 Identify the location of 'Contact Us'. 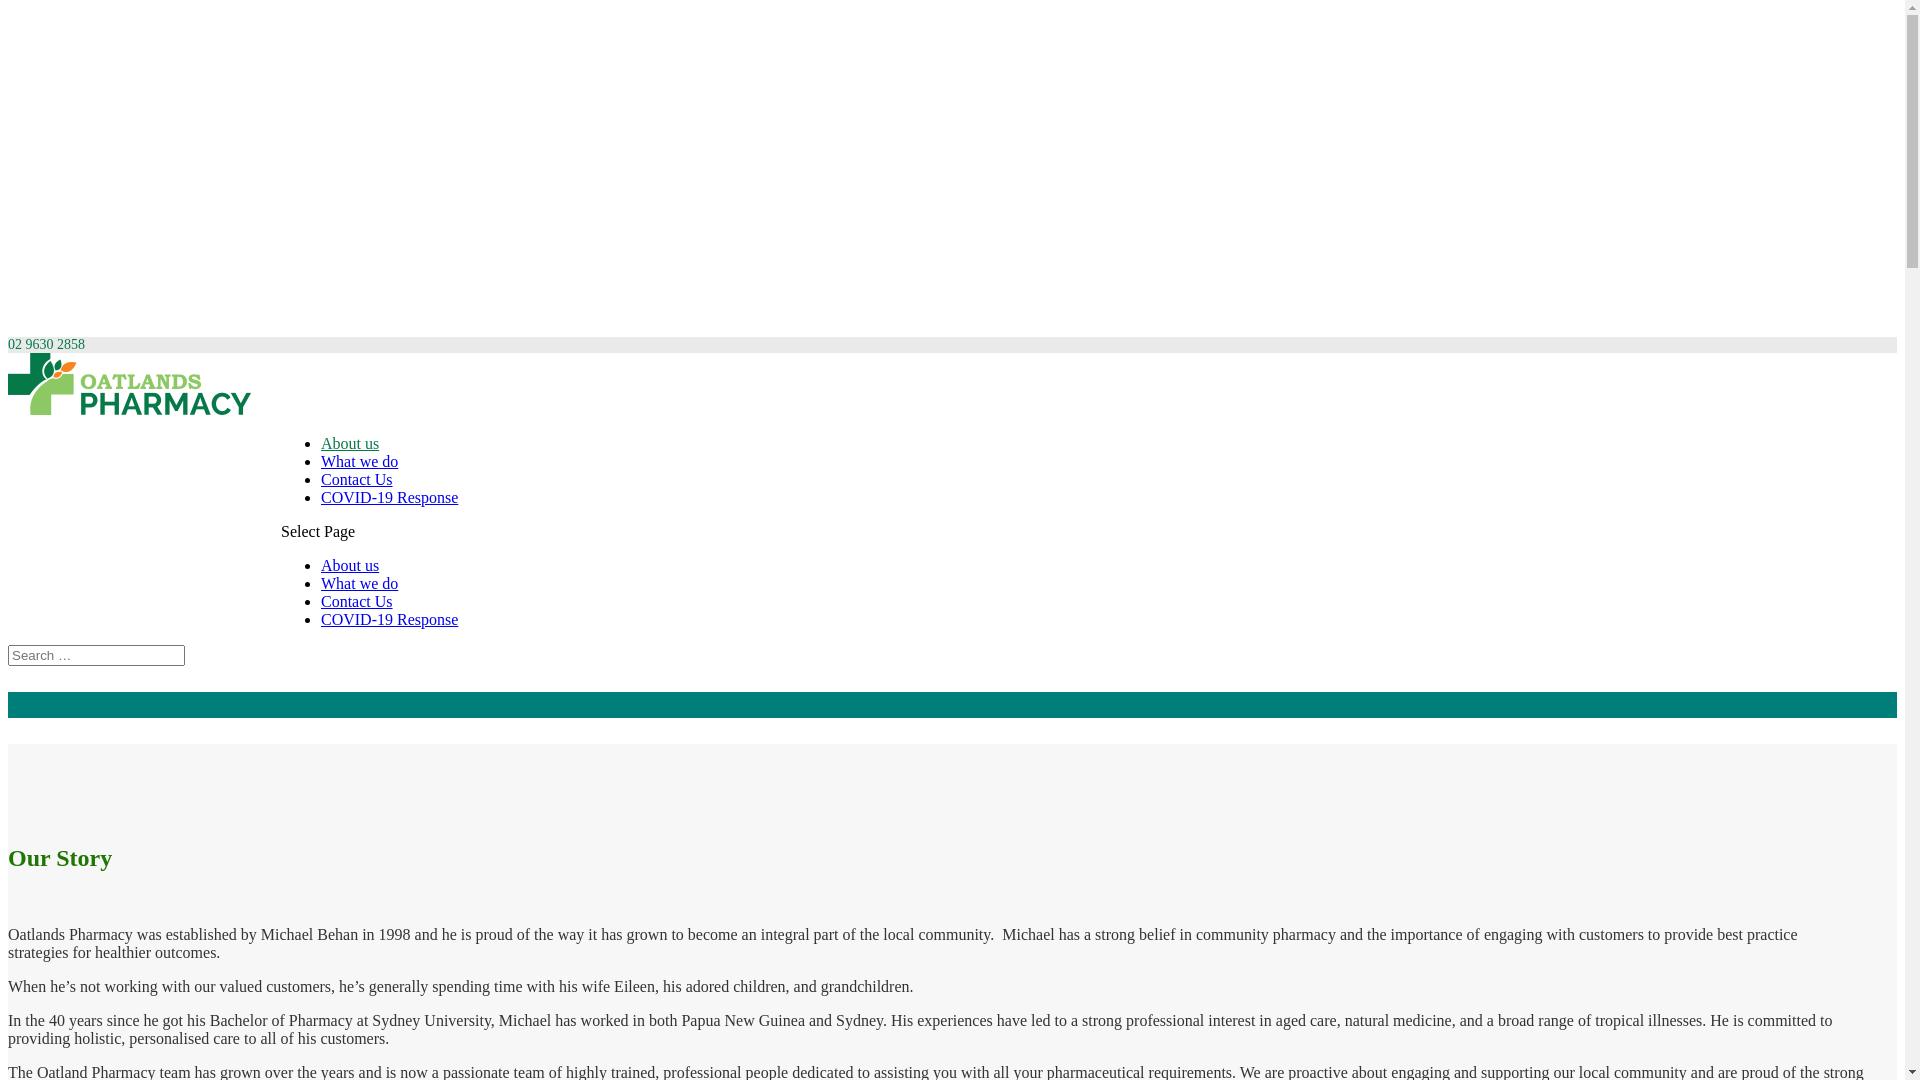
(356, 479).